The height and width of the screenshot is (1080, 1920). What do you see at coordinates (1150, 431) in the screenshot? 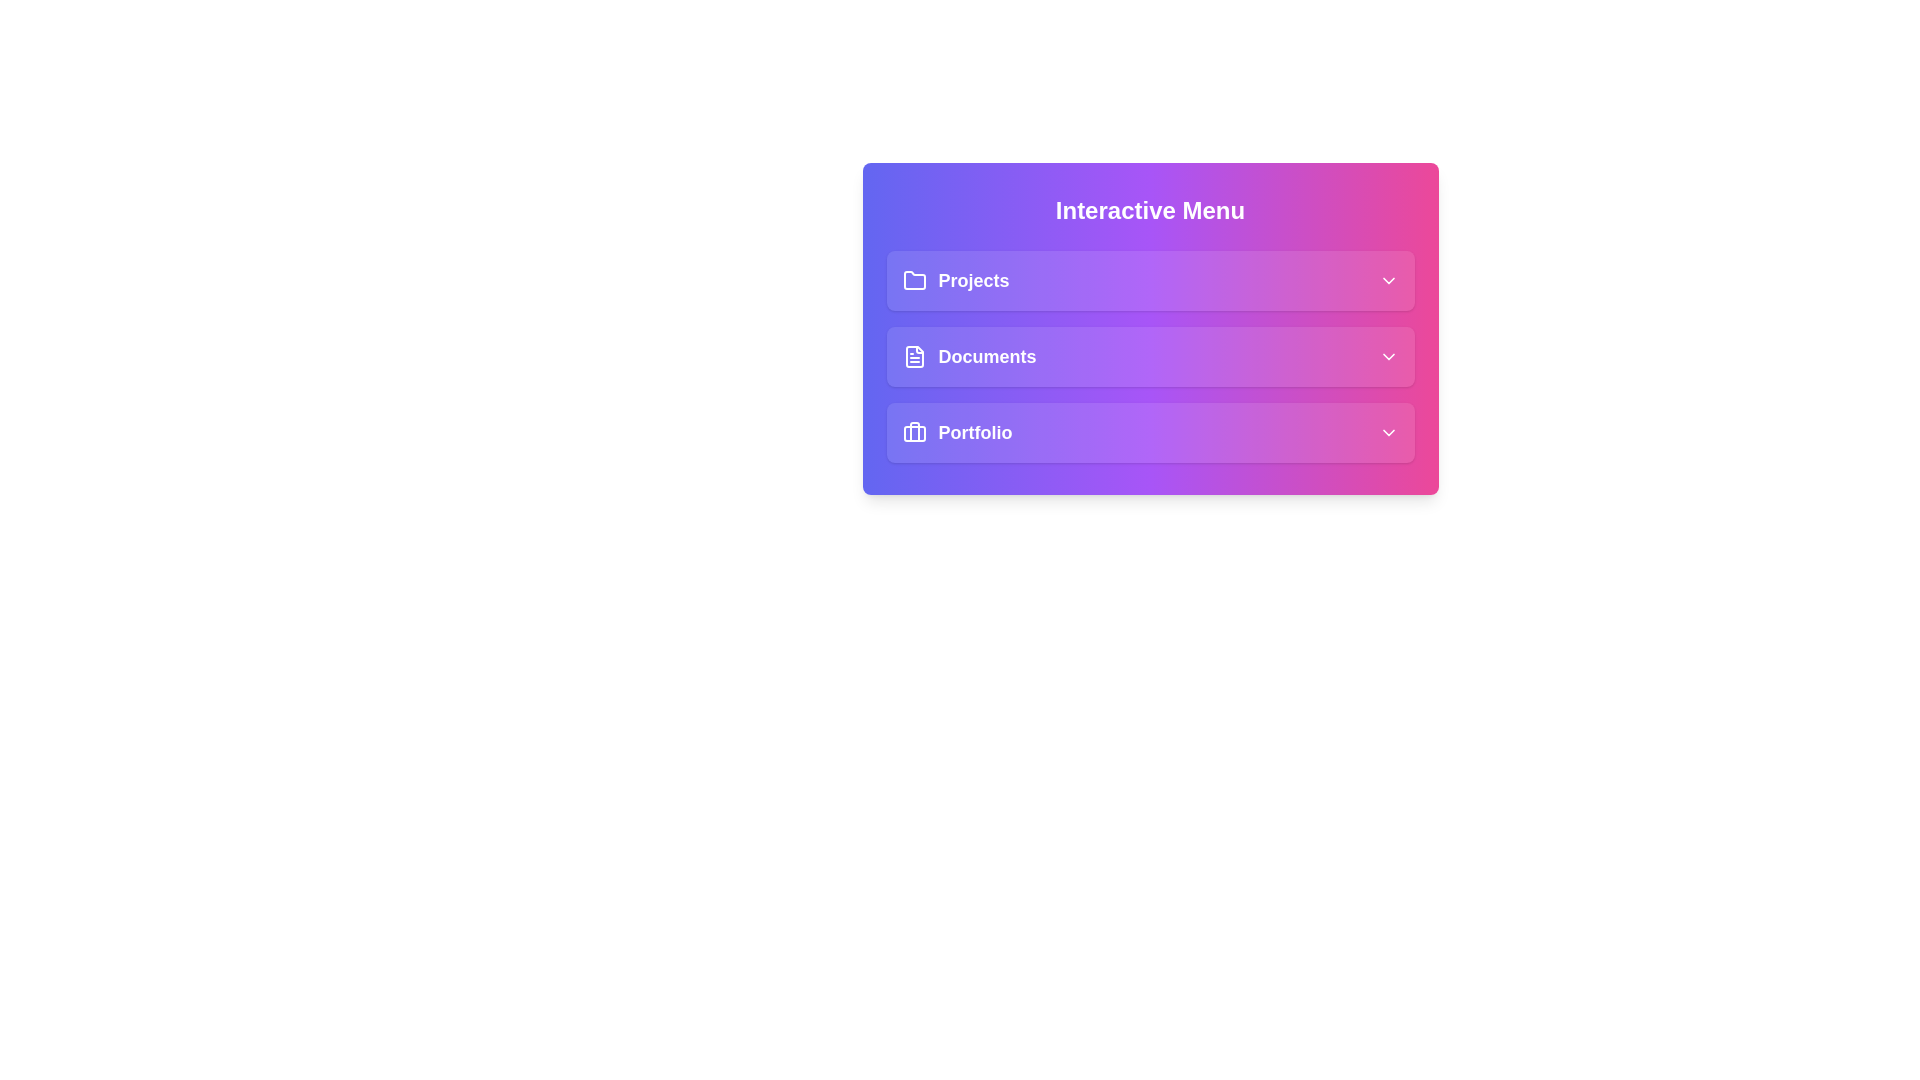
I see `the 'Portfolio' menu item, which is a rectangular button with a briefcase icon on the left and a downward arrow icon on the right, to open additional options` at bounding box center [1150, 431].